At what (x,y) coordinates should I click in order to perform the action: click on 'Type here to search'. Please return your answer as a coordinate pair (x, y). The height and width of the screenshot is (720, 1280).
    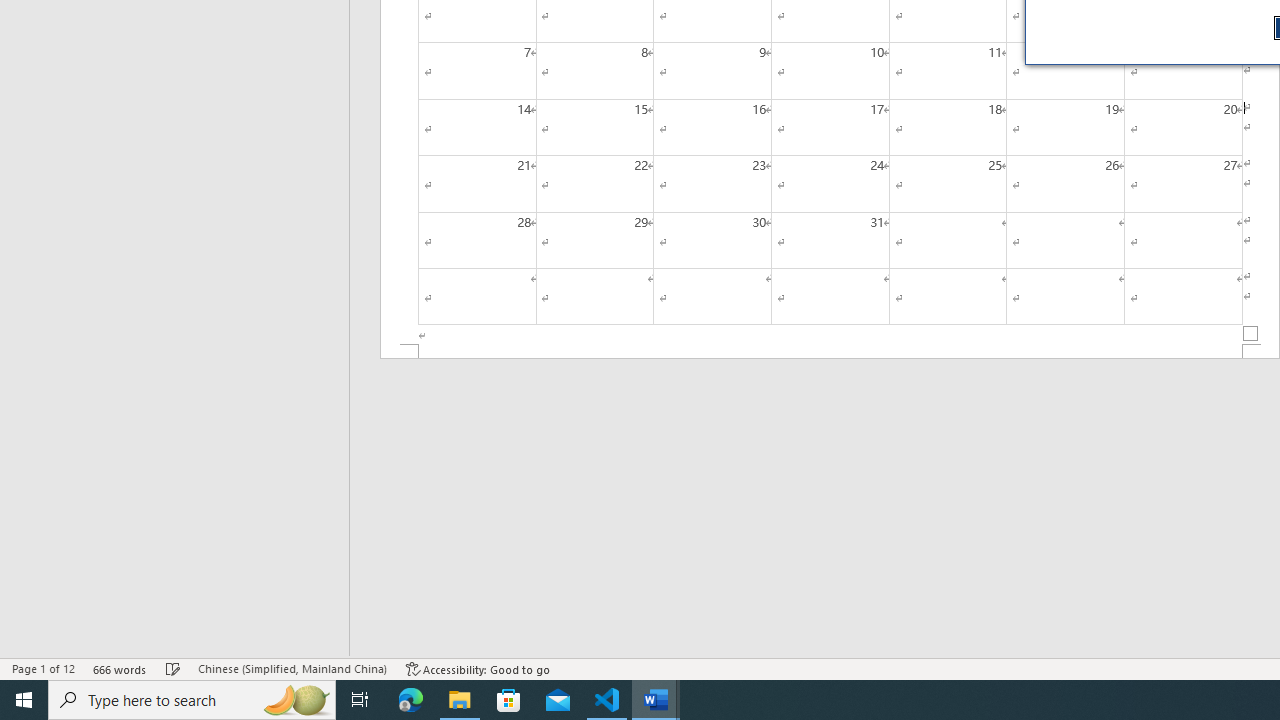
    Looking at the image, I should click on (192, 698).